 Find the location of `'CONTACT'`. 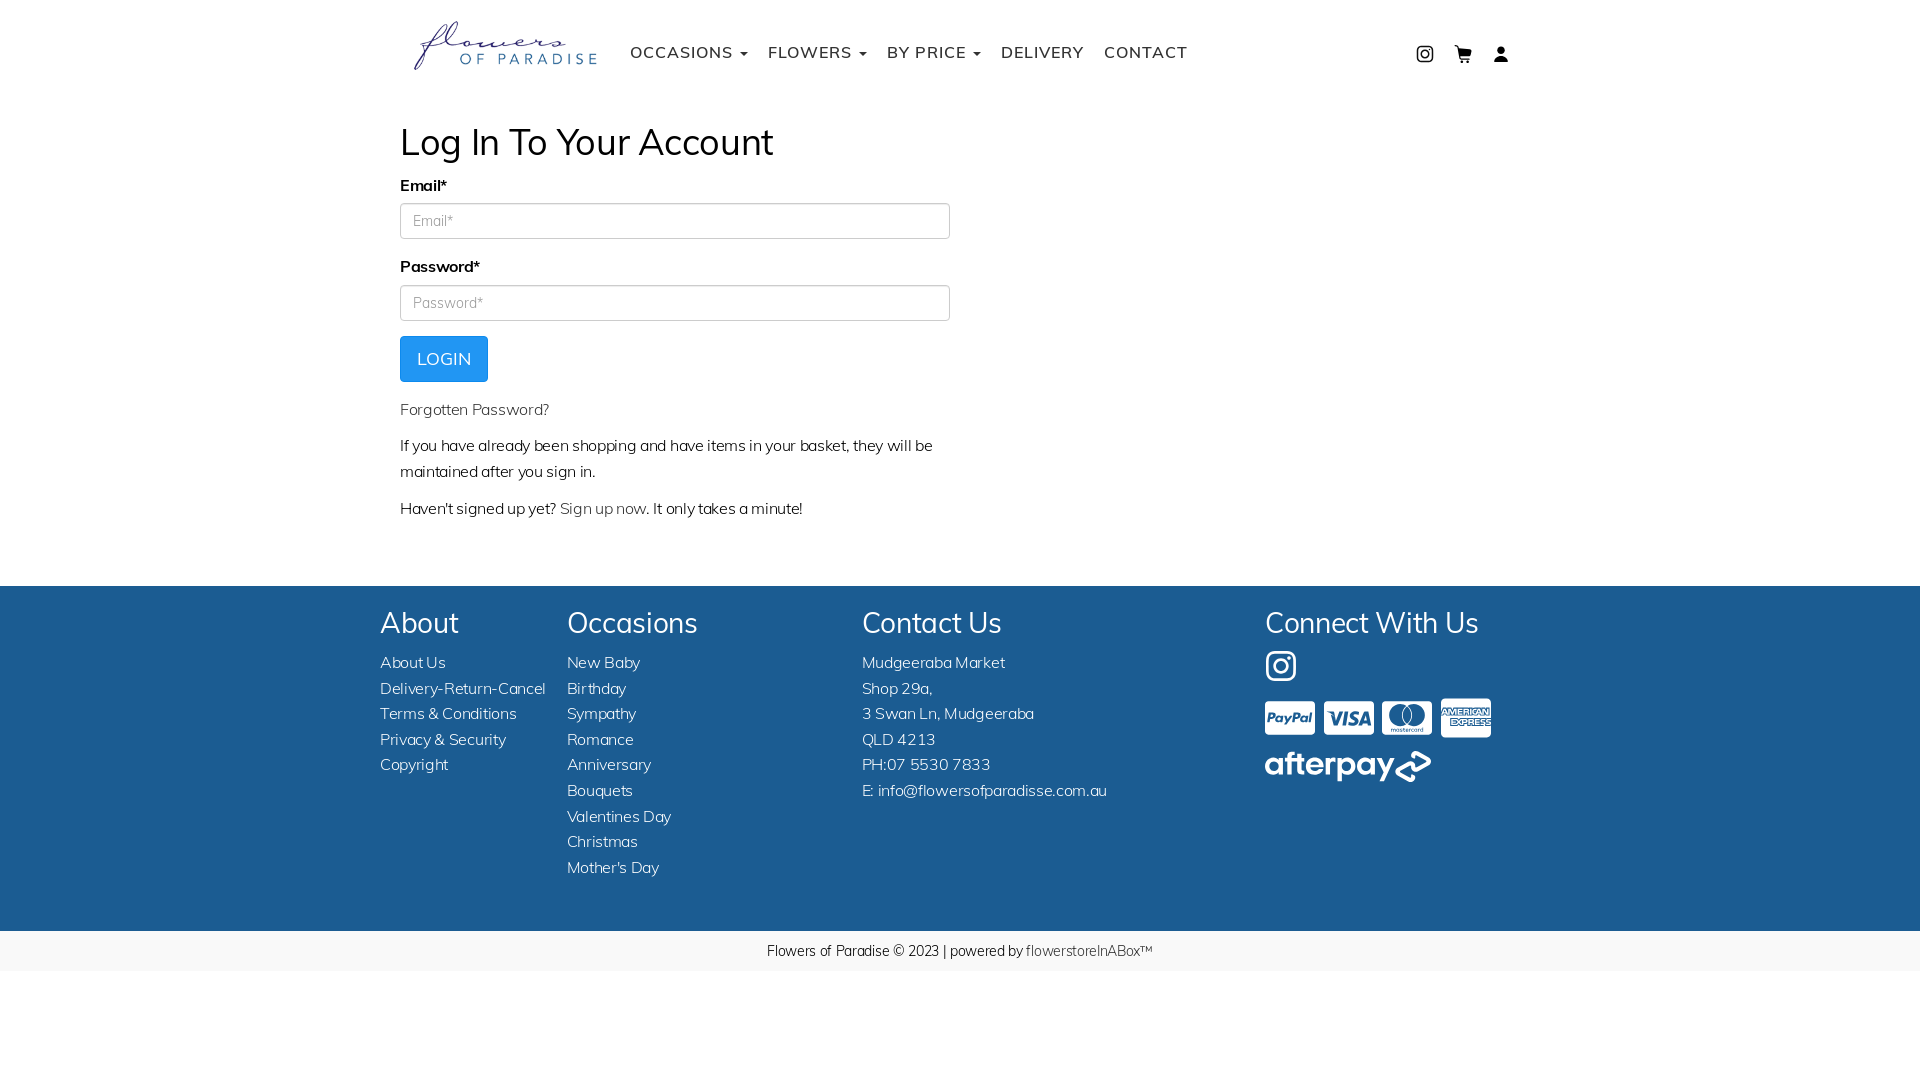

'CONTACT' is located at coordinates (1146, 50).